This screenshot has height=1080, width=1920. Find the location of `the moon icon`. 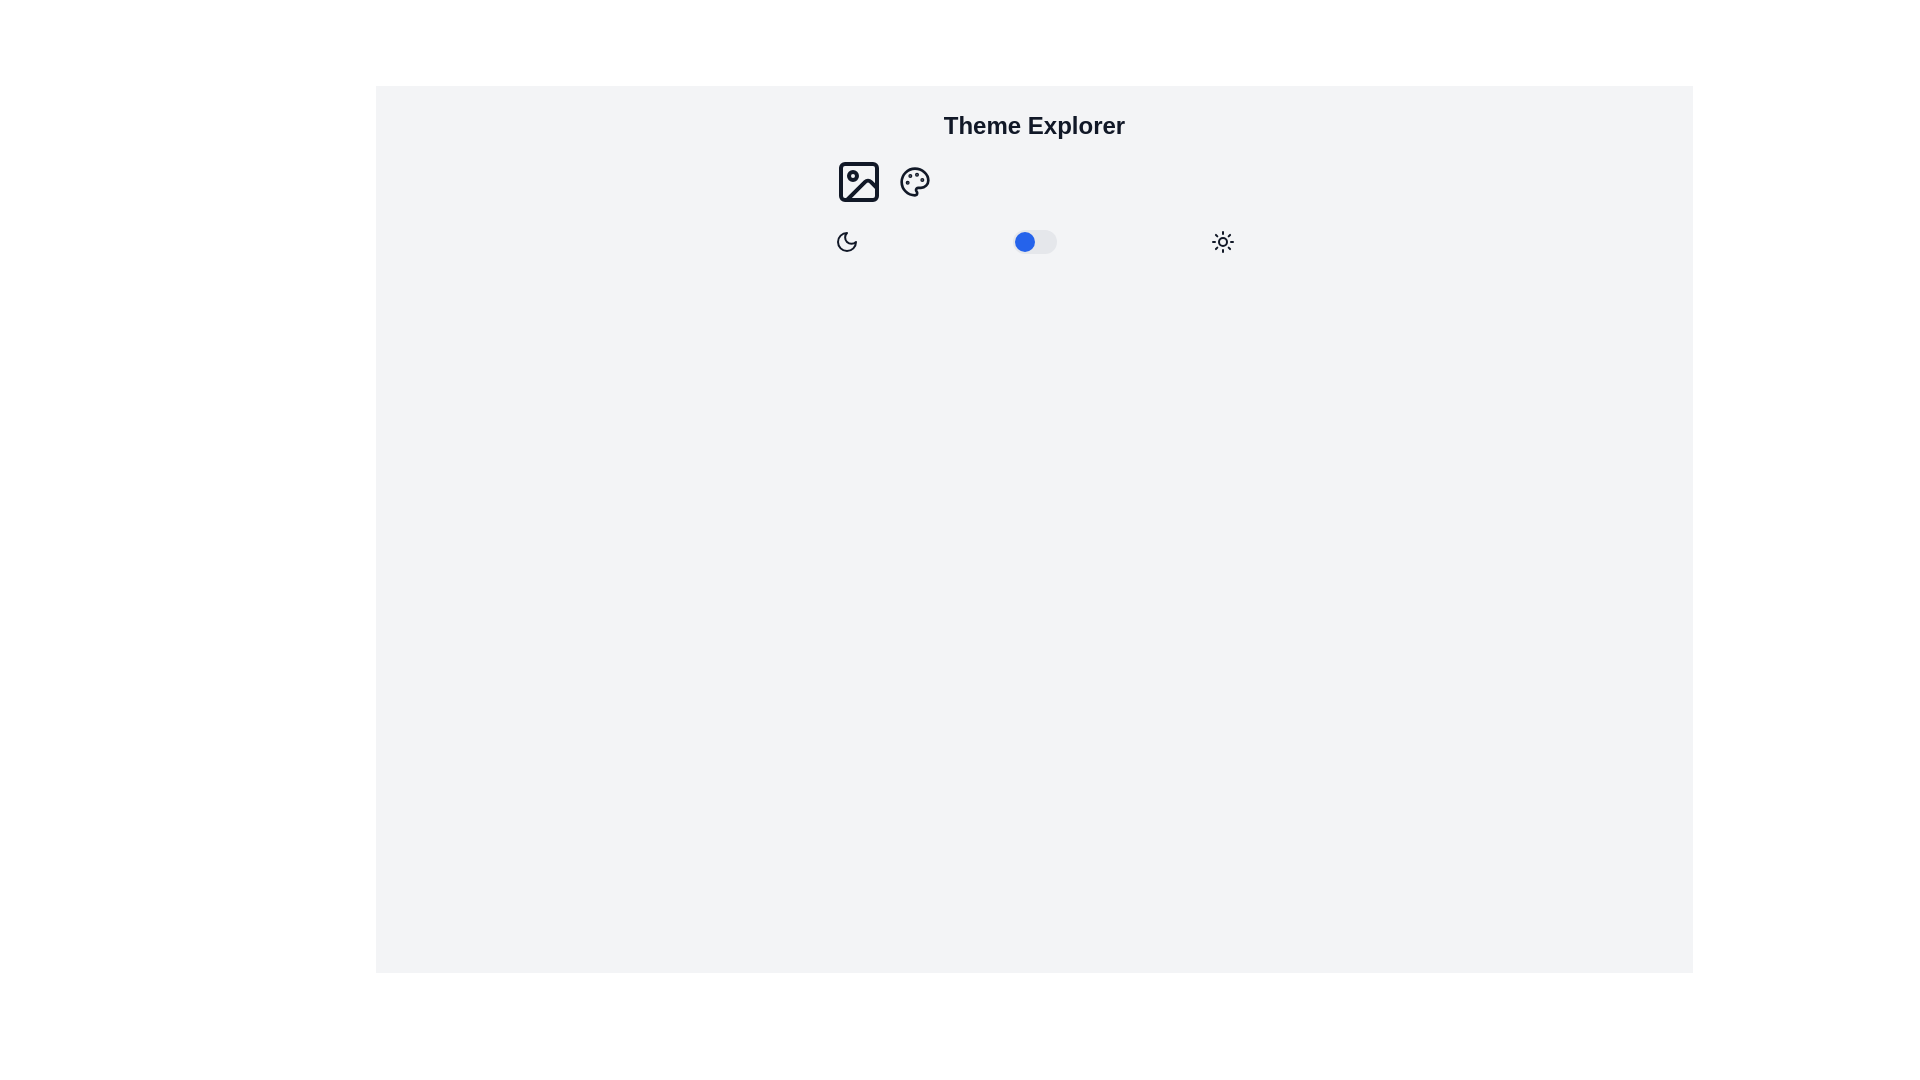

the moon icon is located at coordinates (846, 241).